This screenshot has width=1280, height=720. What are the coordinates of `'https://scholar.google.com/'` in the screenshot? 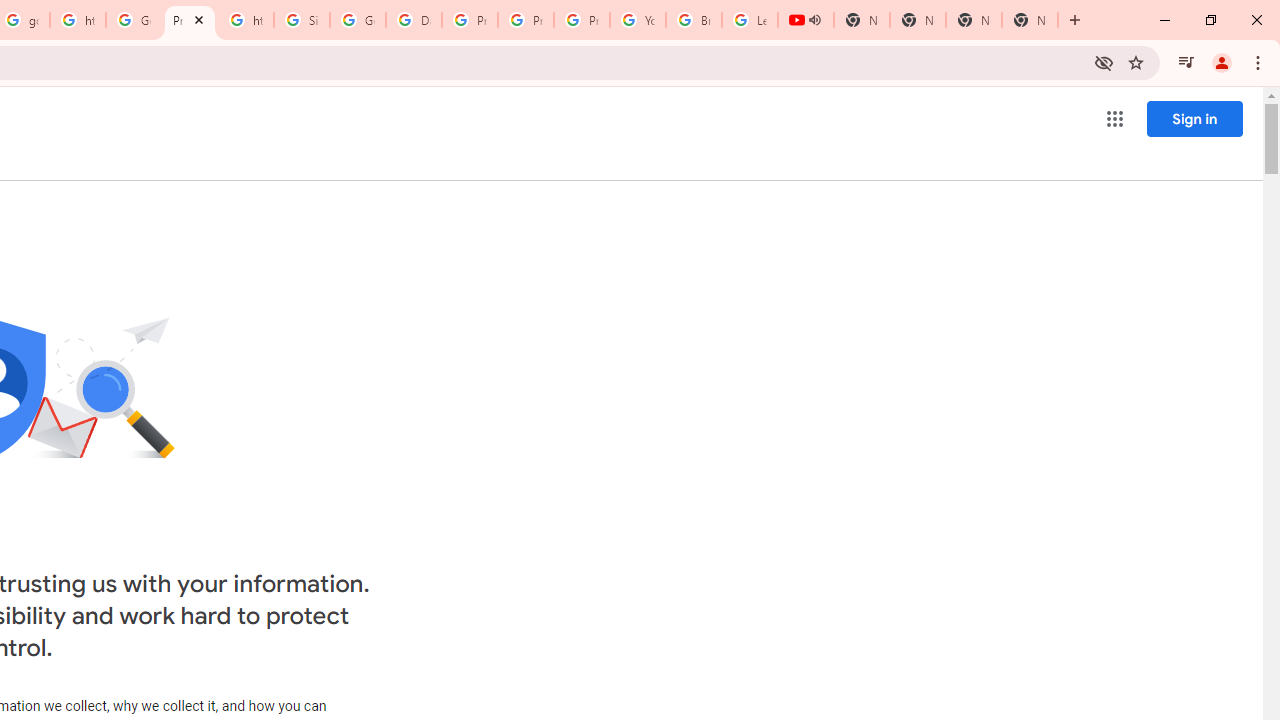 It's located at (78, 20).